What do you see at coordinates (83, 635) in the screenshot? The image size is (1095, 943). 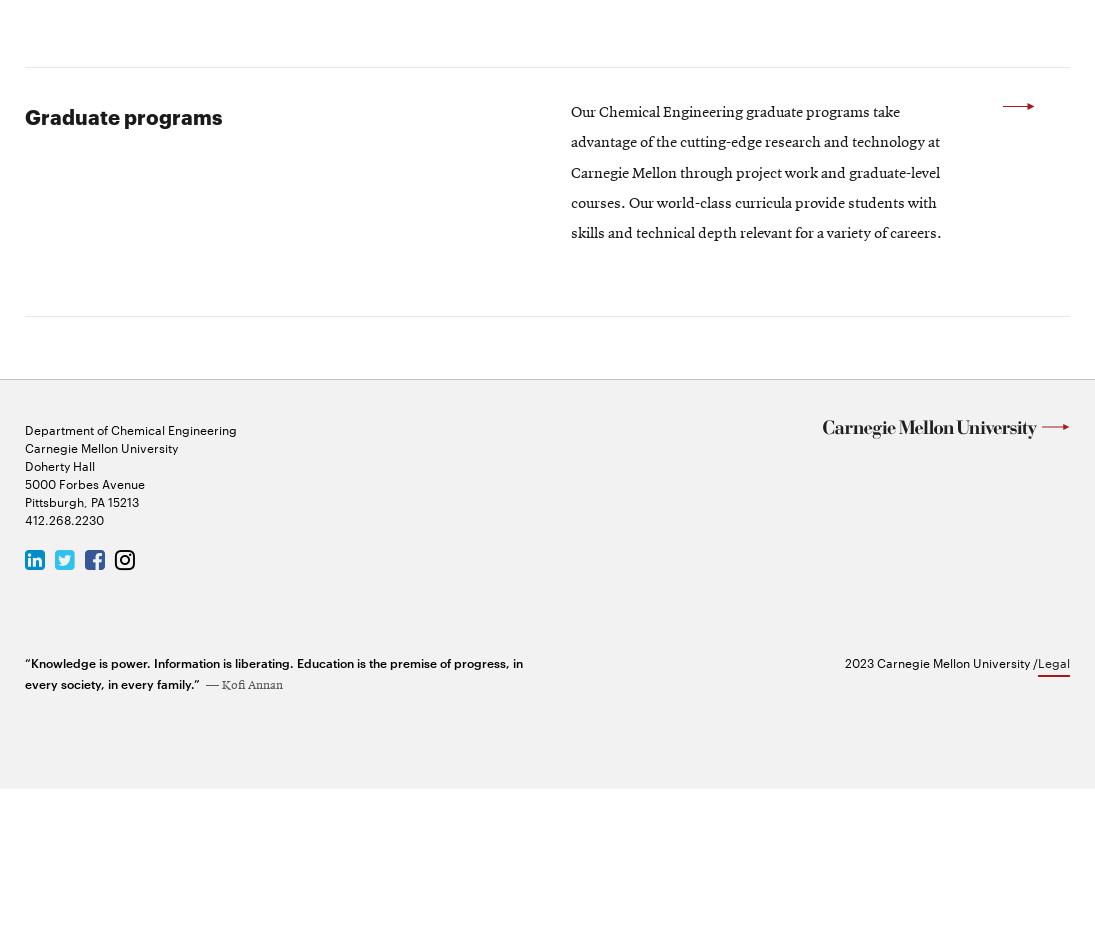 I see `'5000 Forbes Avenue'` at bounding box center [83, 635].